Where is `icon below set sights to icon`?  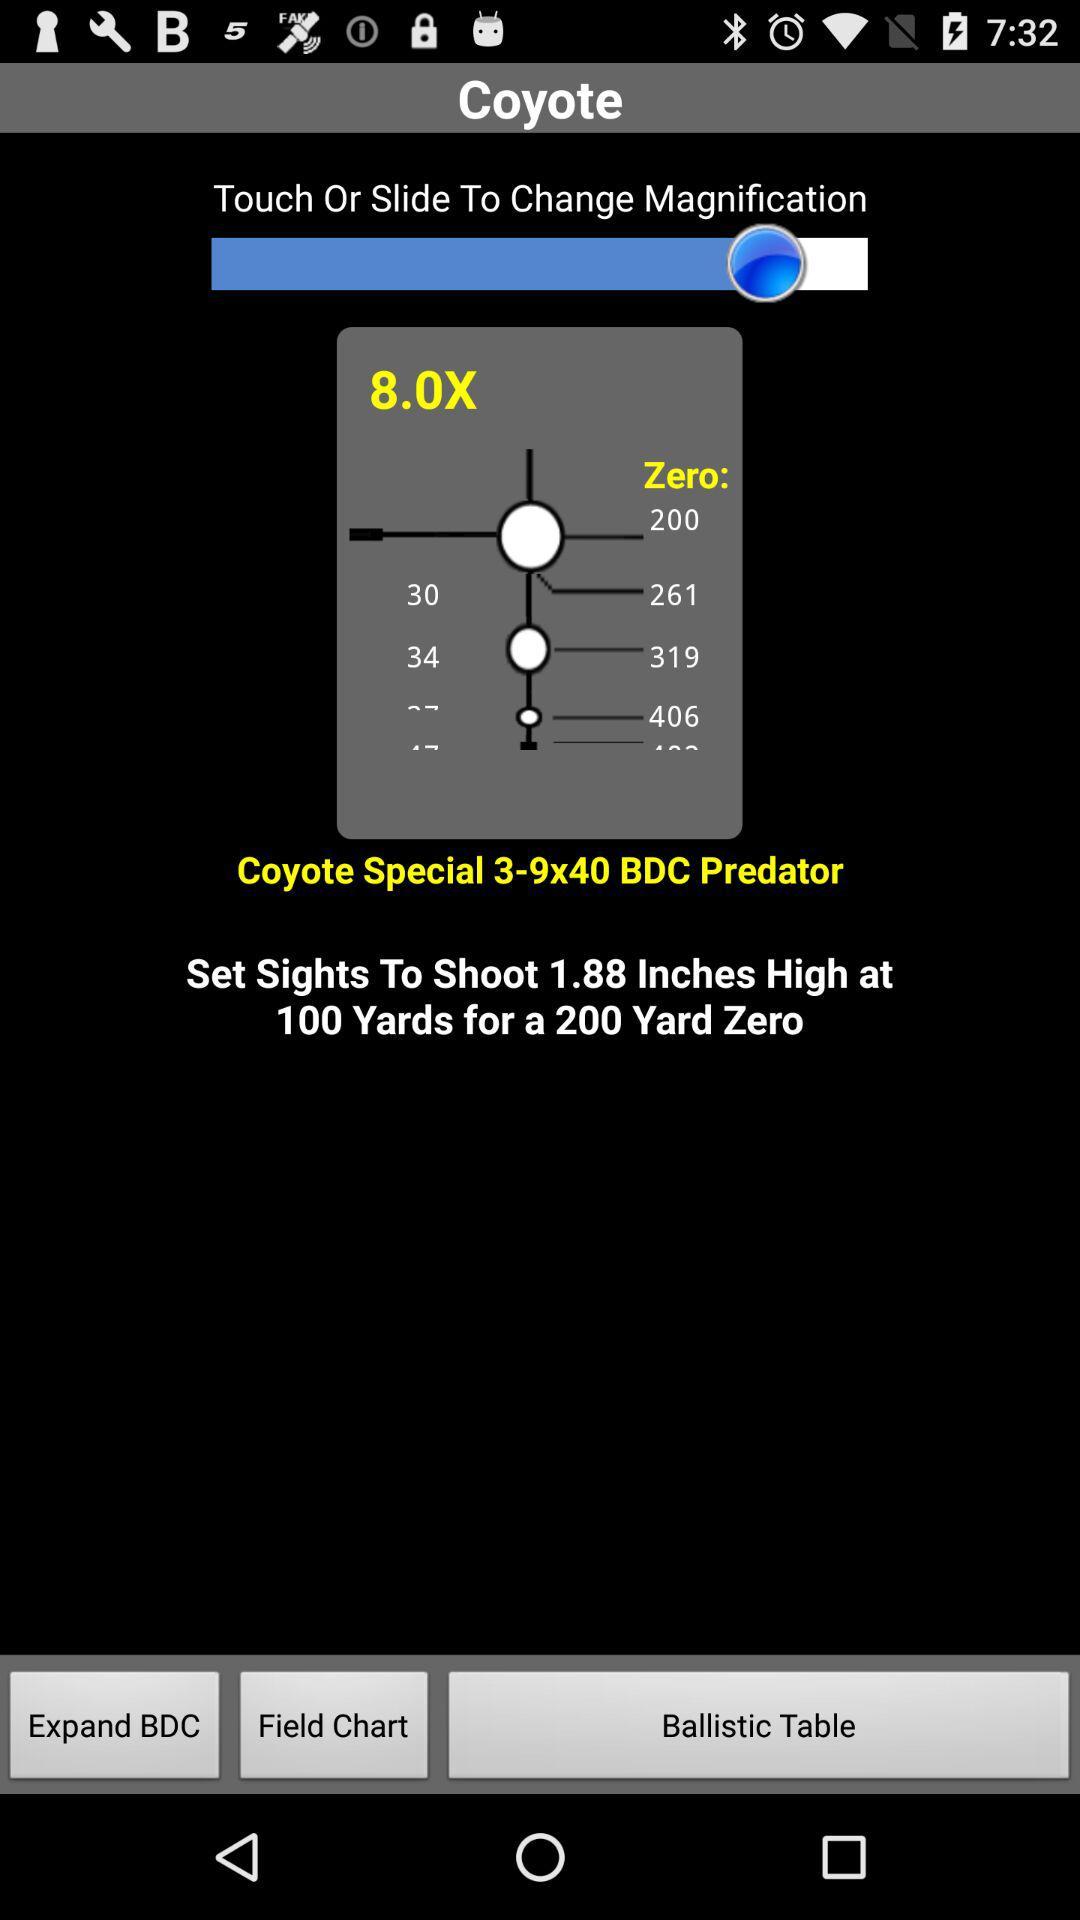
icon below set sights to icon is located at coordinates (115, 1730).